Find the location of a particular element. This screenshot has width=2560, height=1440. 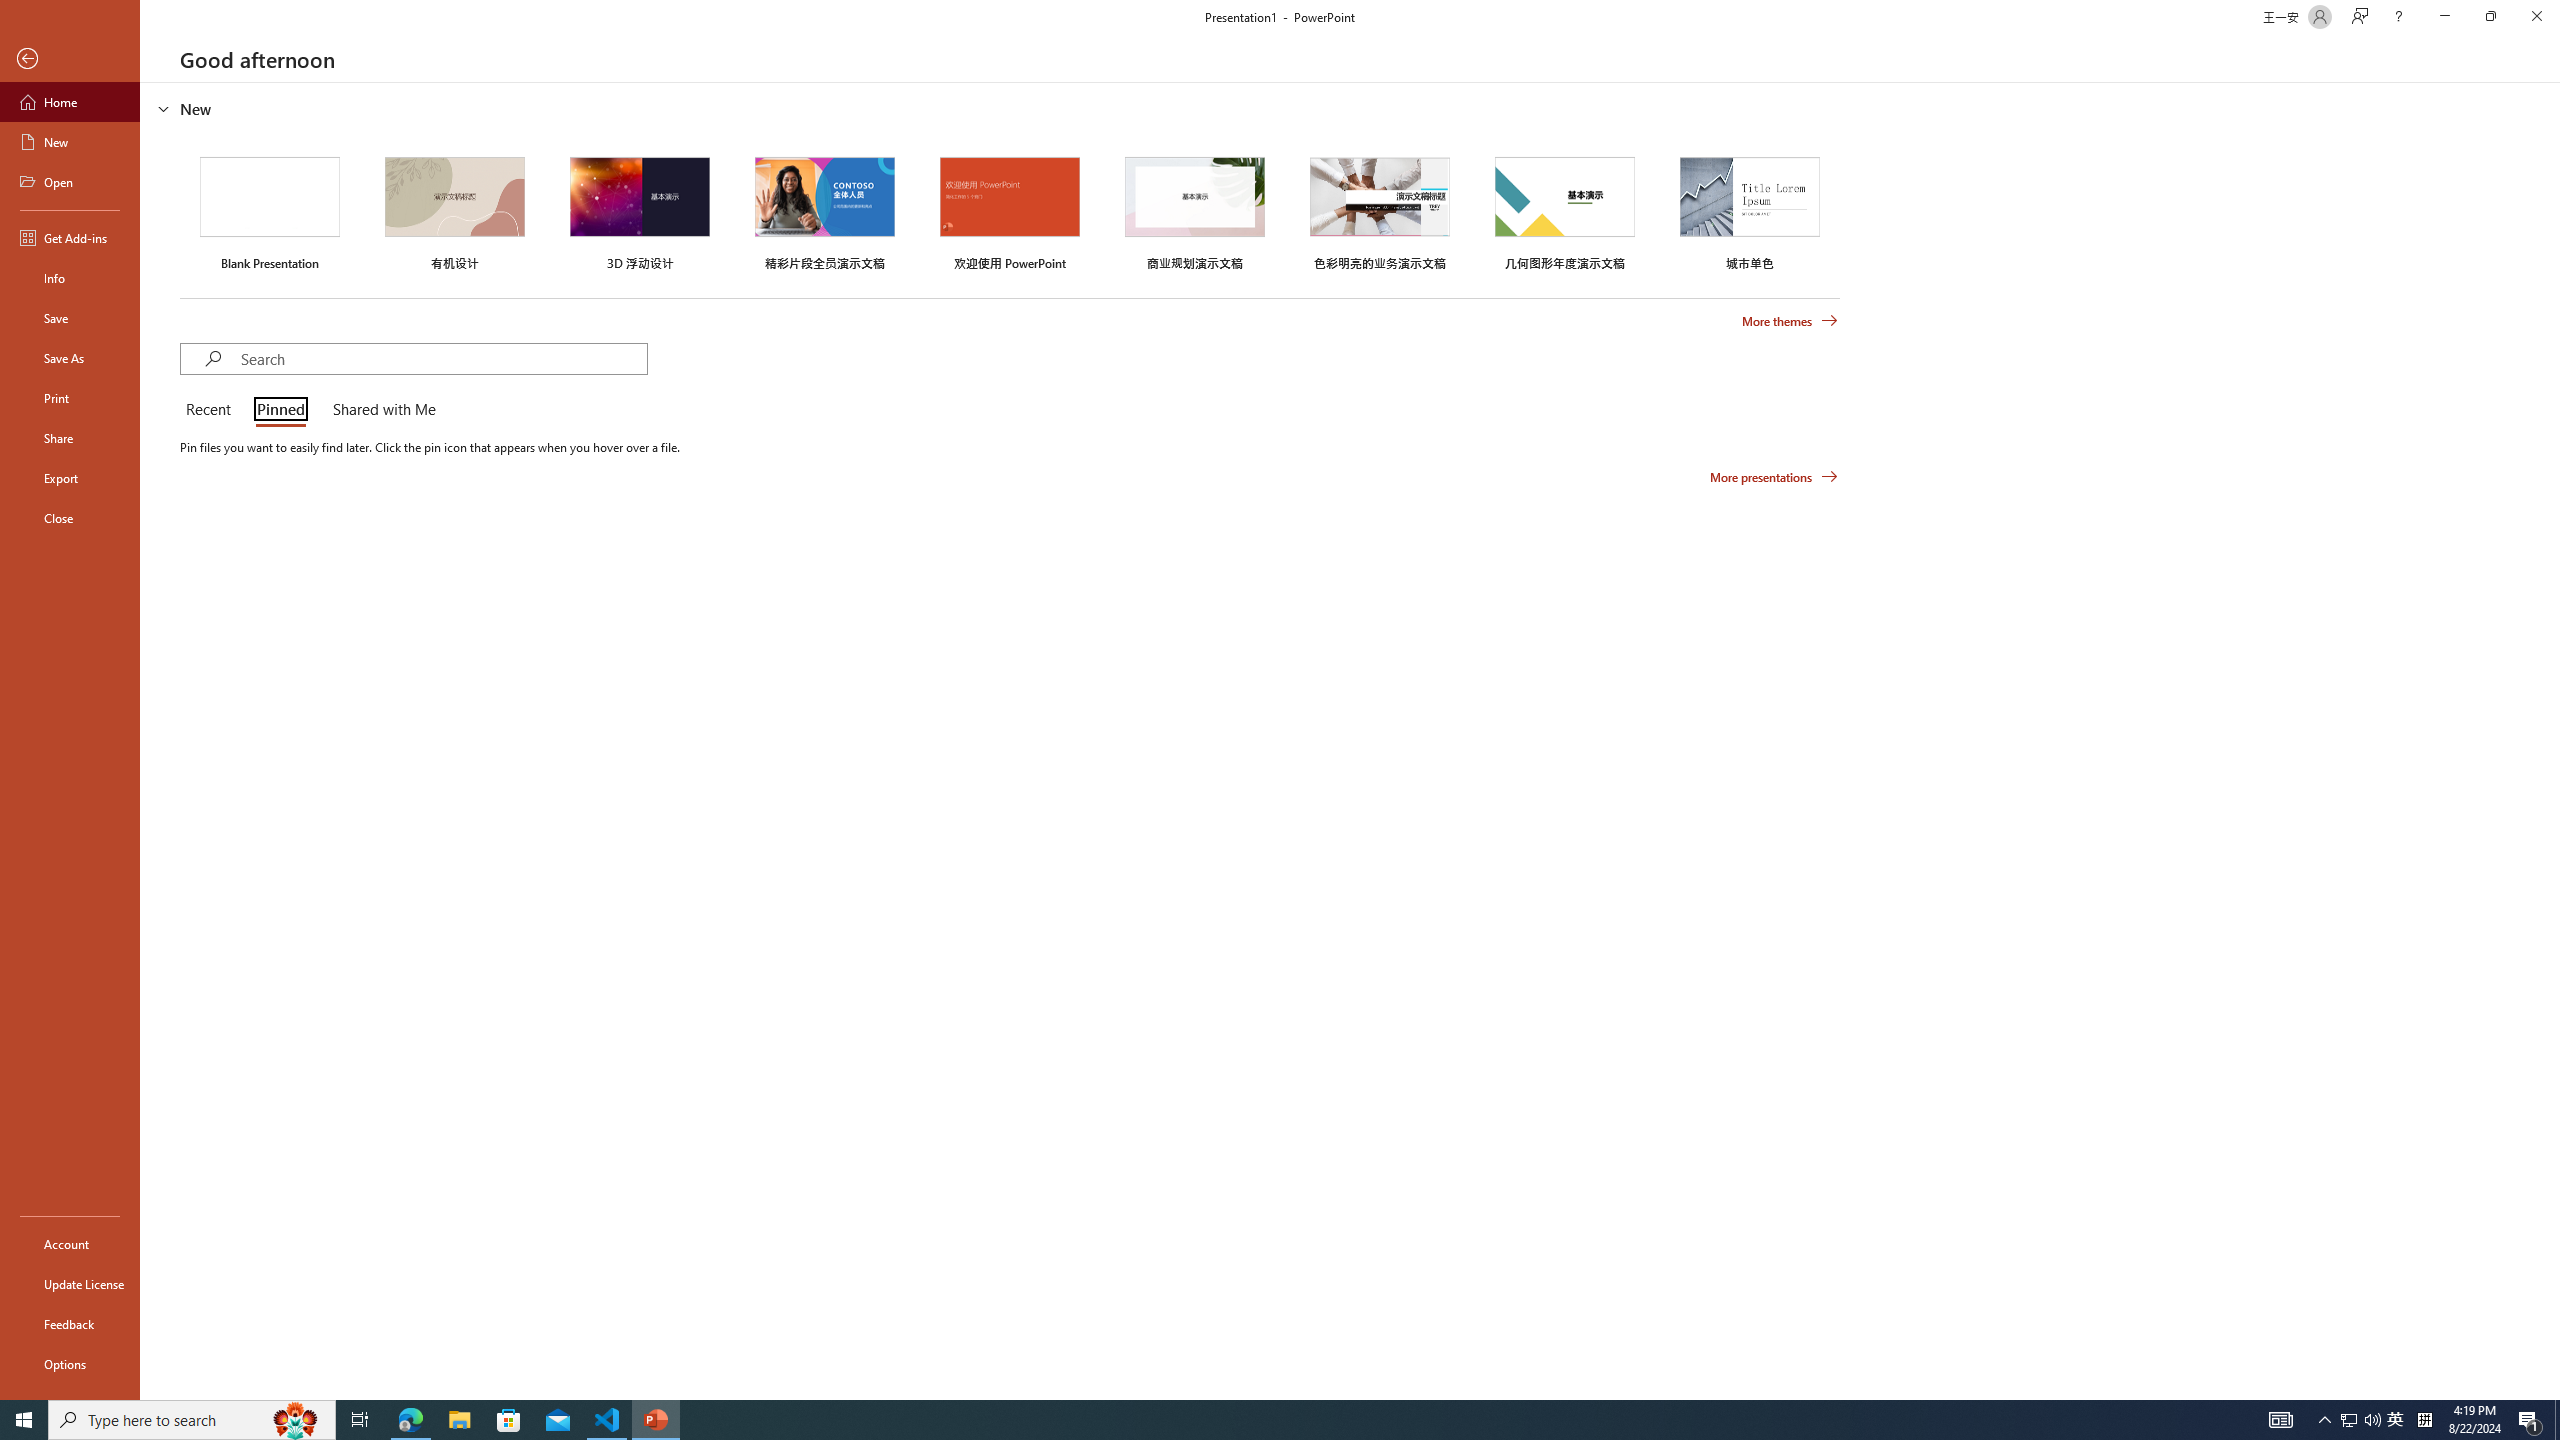

'Hide or show region' is located at coordinates (163, 107).